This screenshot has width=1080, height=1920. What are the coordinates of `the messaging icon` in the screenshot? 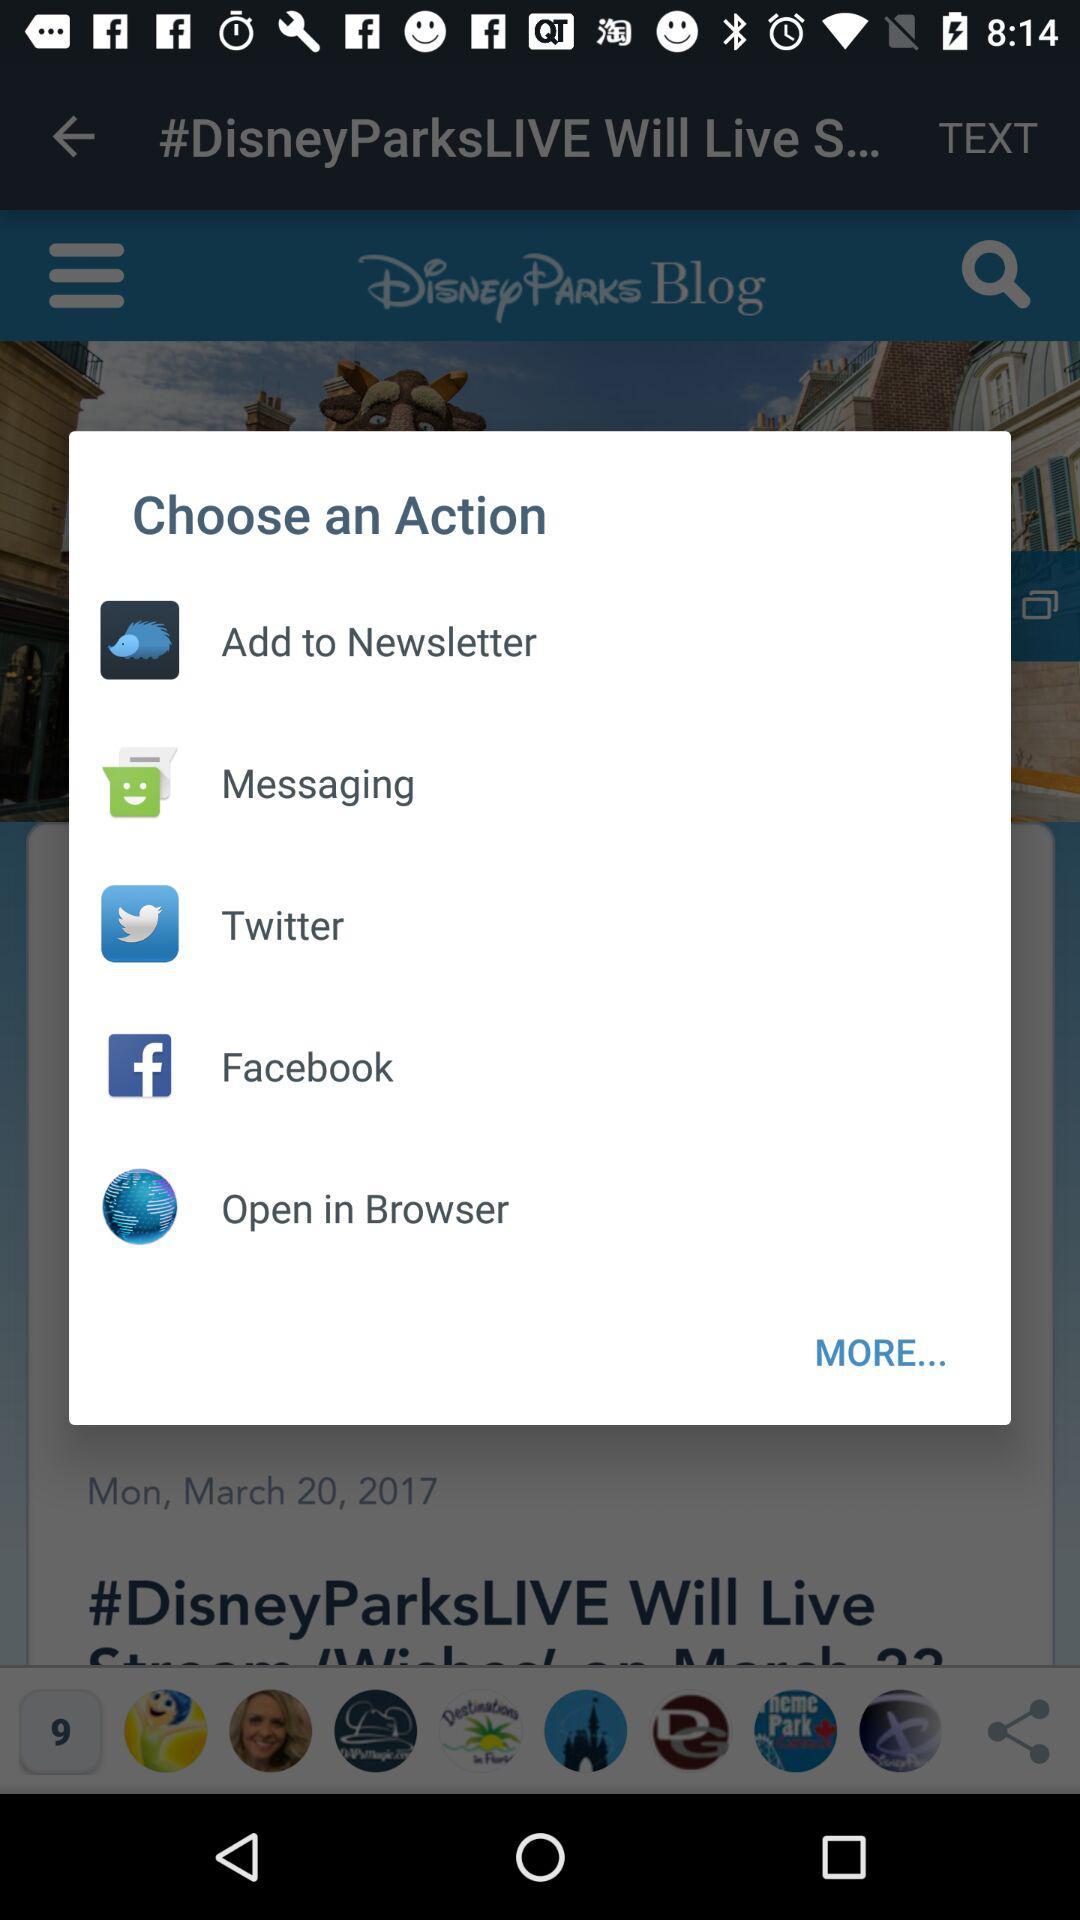 It's located at (297, 781).